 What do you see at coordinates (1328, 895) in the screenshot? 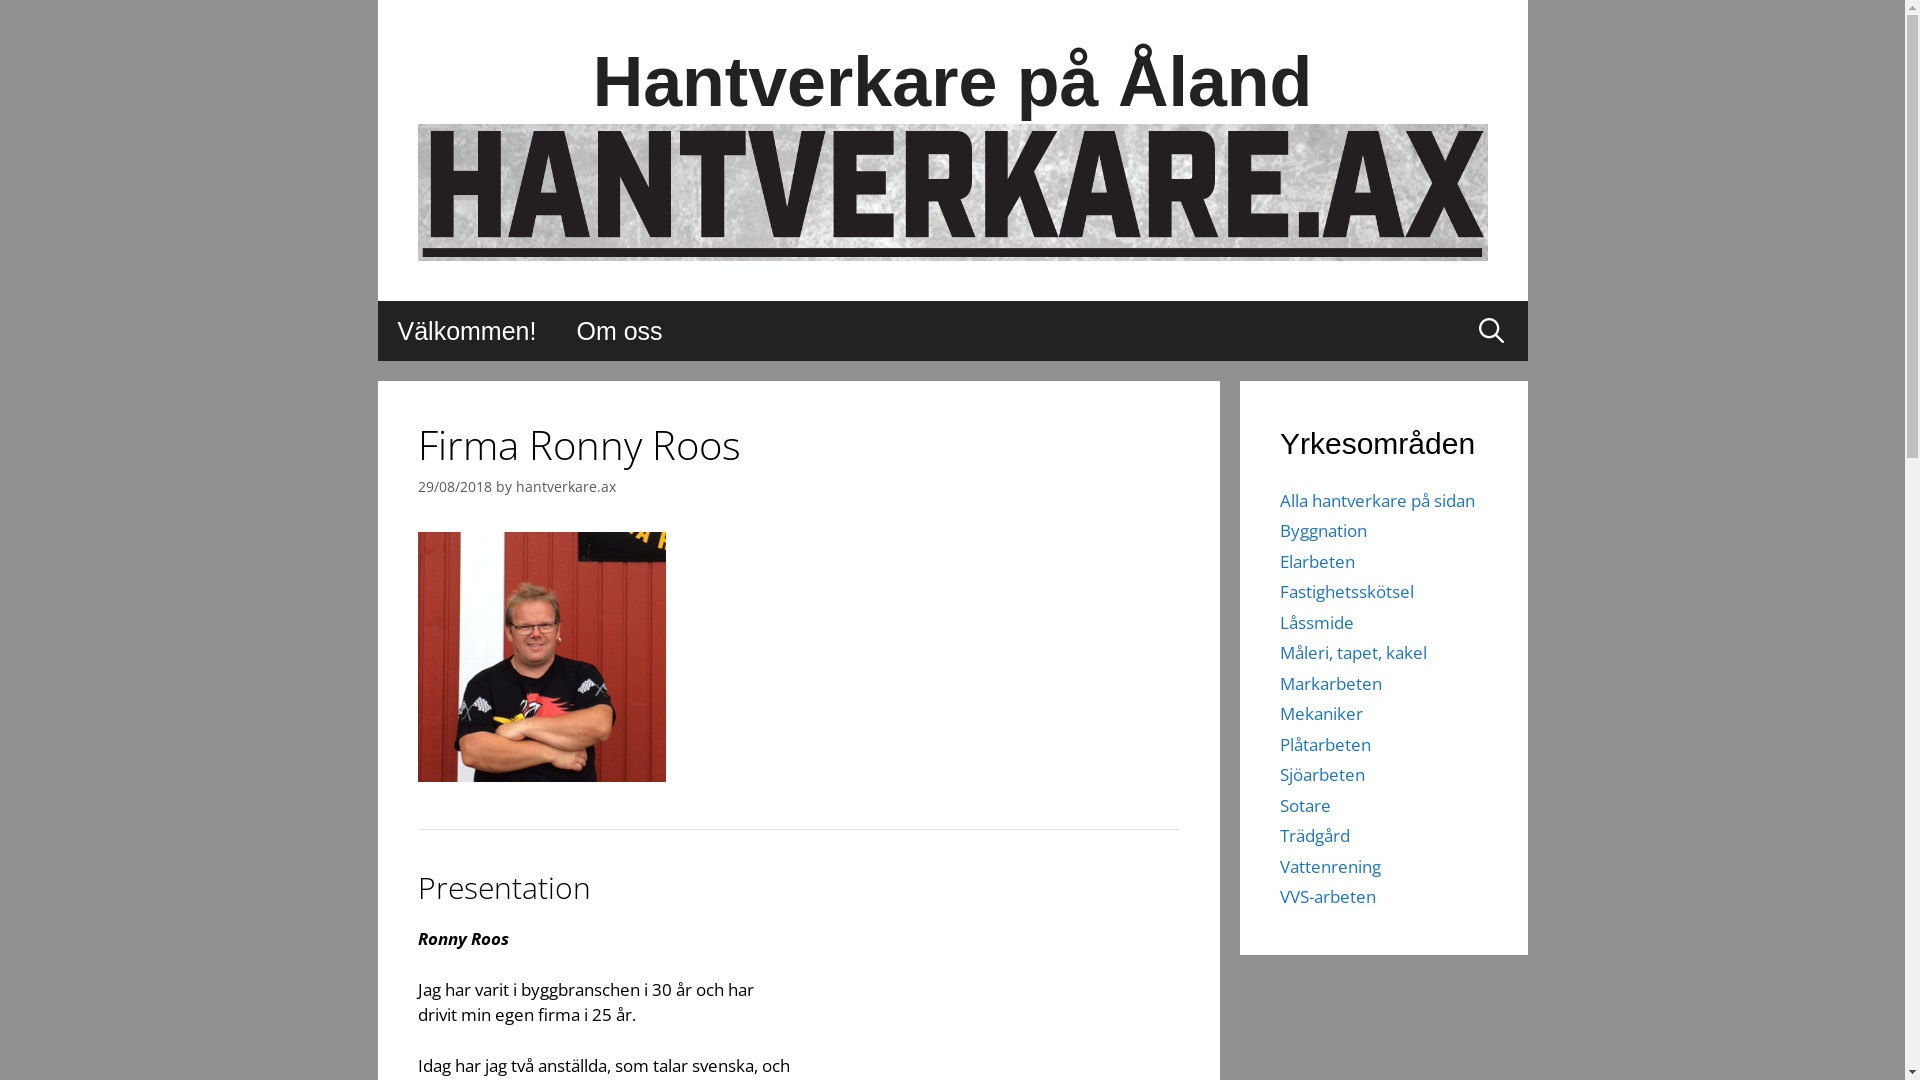
I see `'VVS-arbeten'` at bounding box center [1328, 895].